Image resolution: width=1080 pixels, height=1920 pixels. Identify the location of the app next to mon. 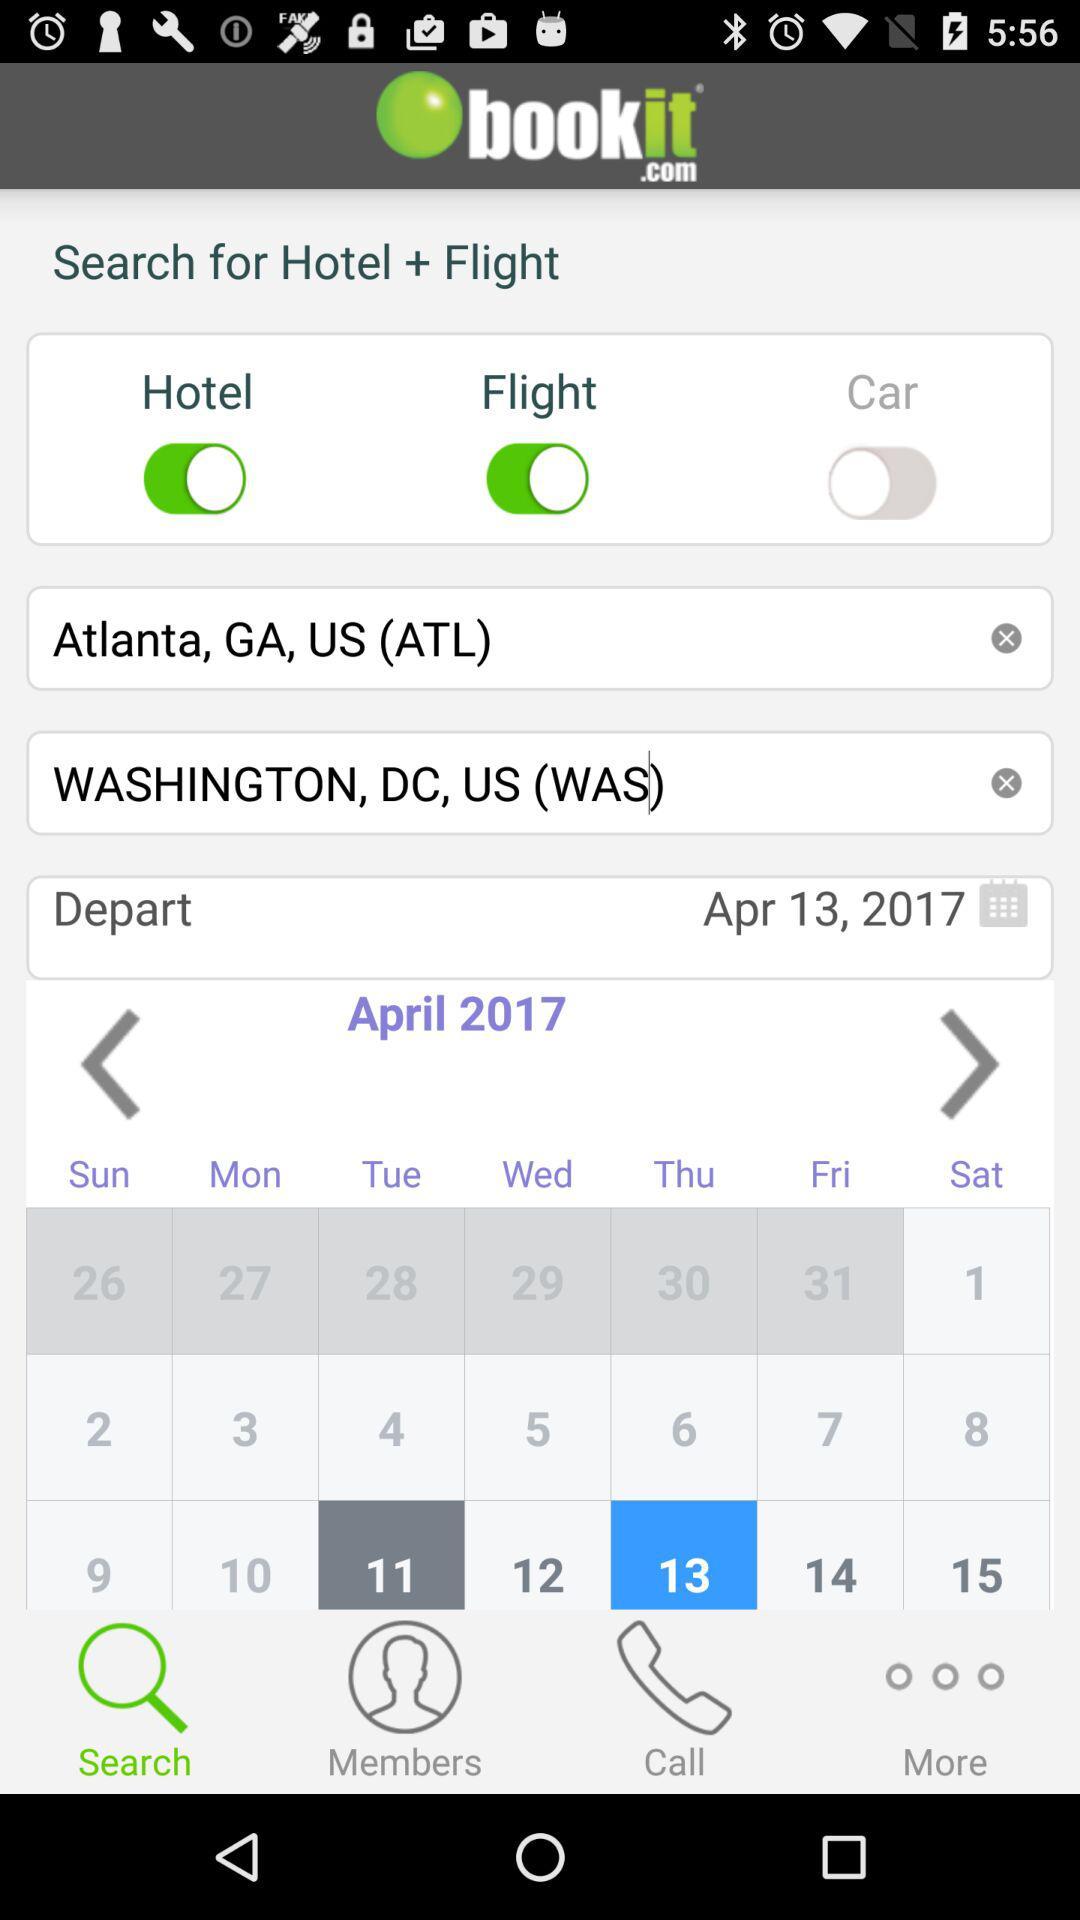
(391, 1281).